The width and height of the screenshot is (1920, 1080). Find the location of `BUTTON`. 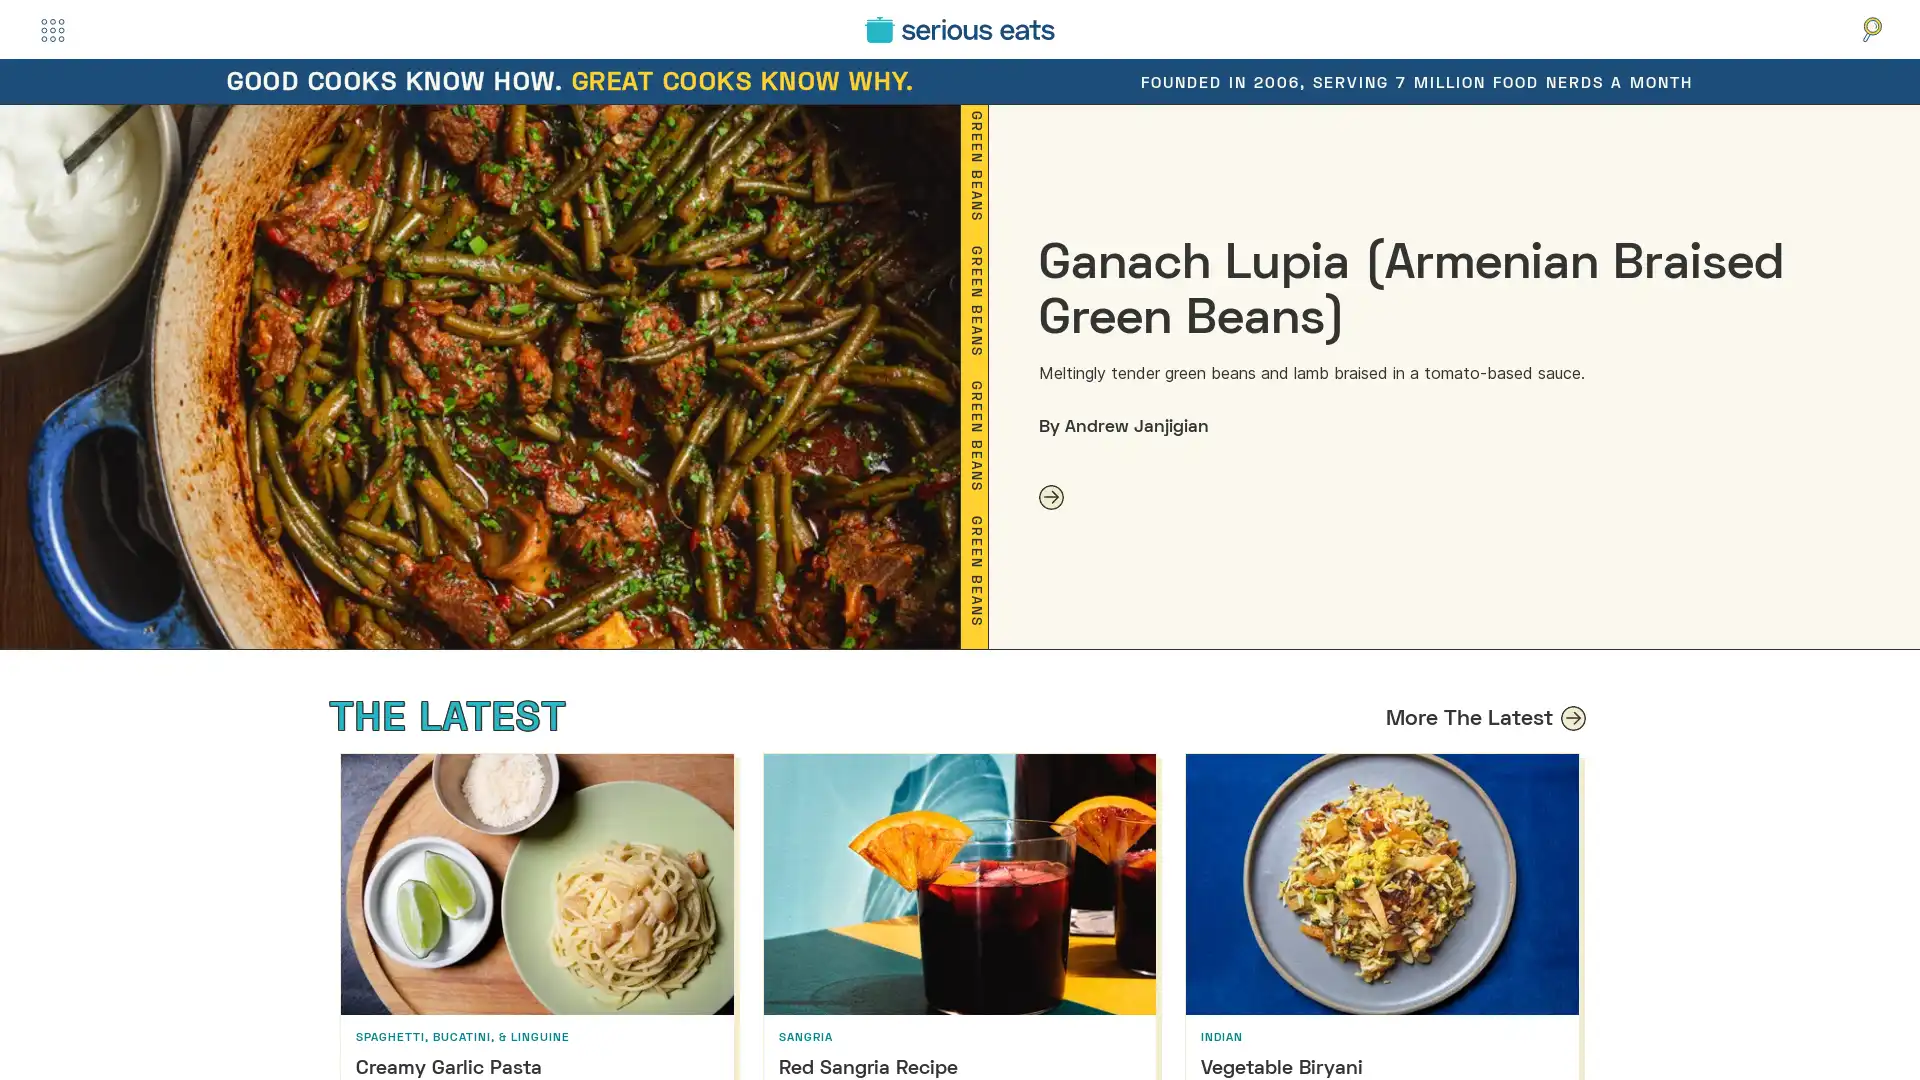

BUTTON is located at coordinates (52, 29).